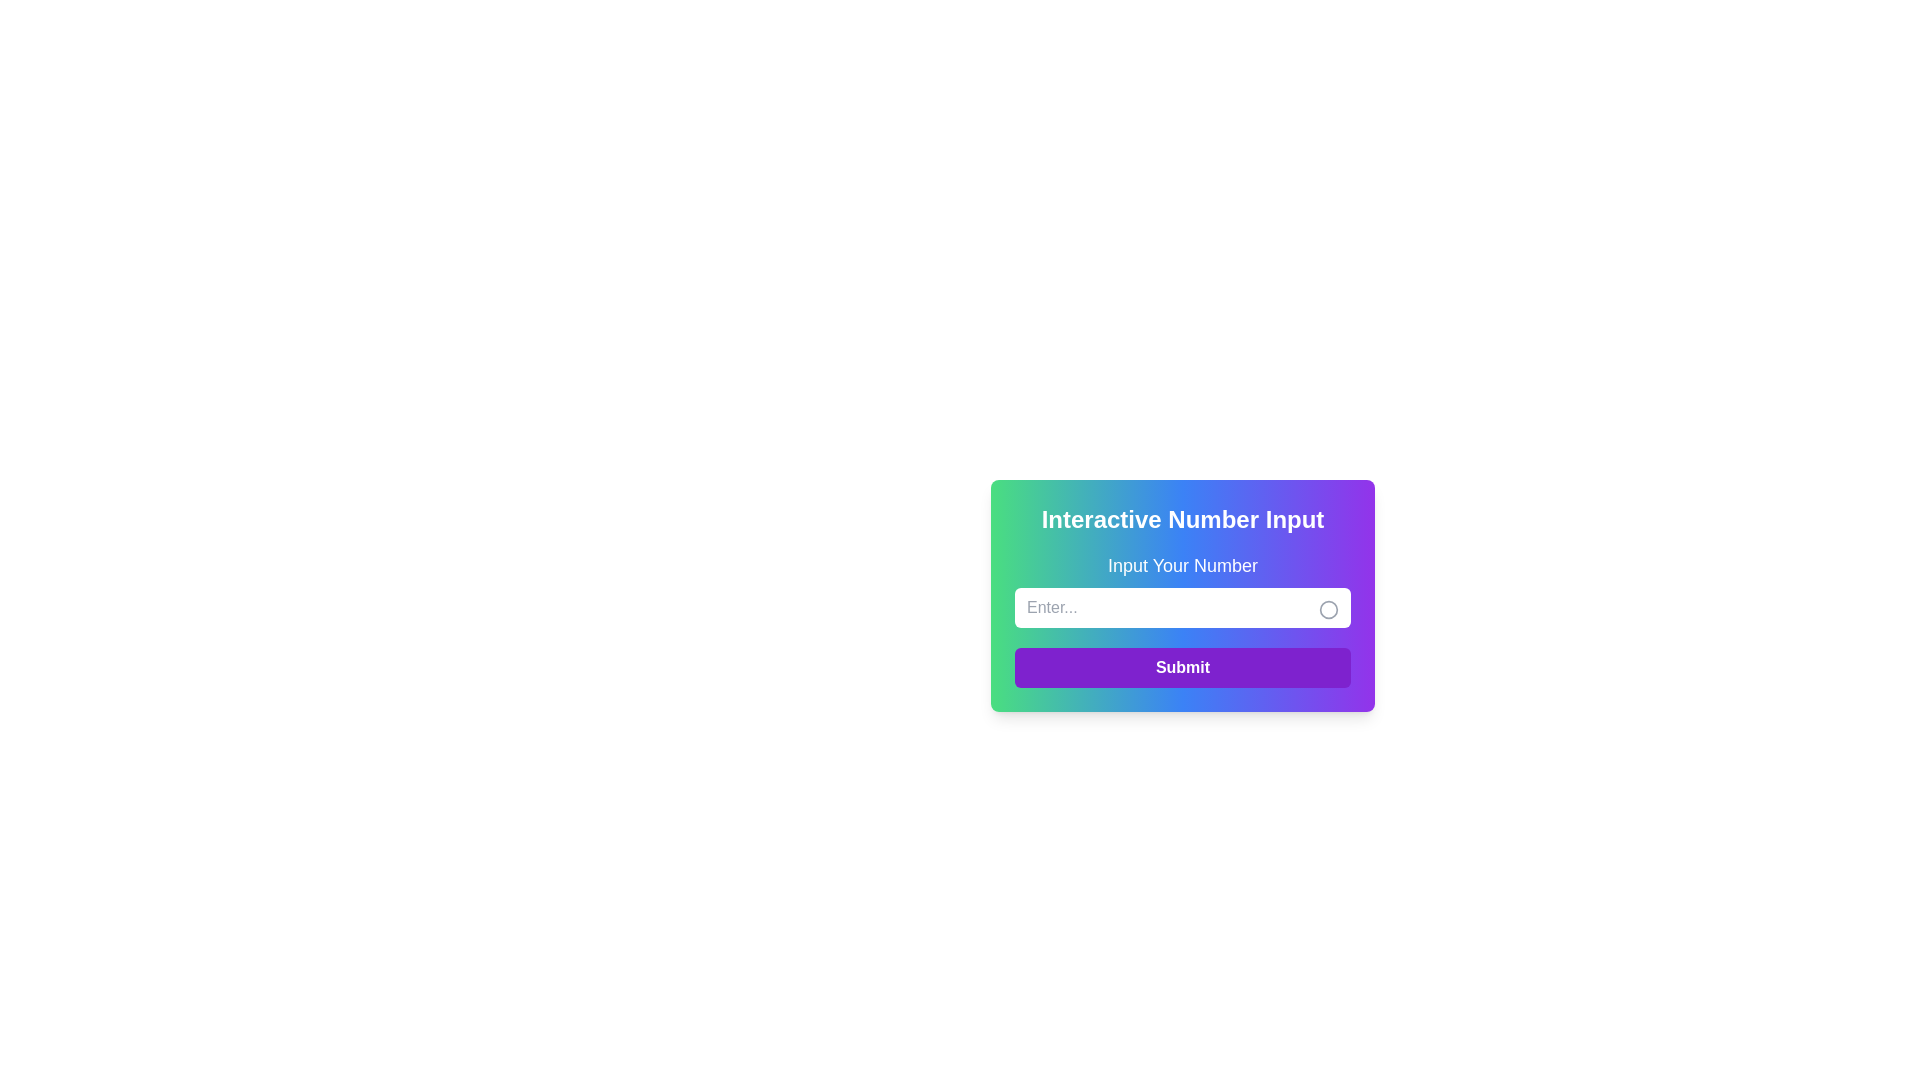 The image size is (1920, 1080). What do you see at coordinates (1329, 608) in the screenshot?
I see `the decorative icon located on the right side of the input field, which provides visual feedback related to the number input` at bounding box center [1329, 608].